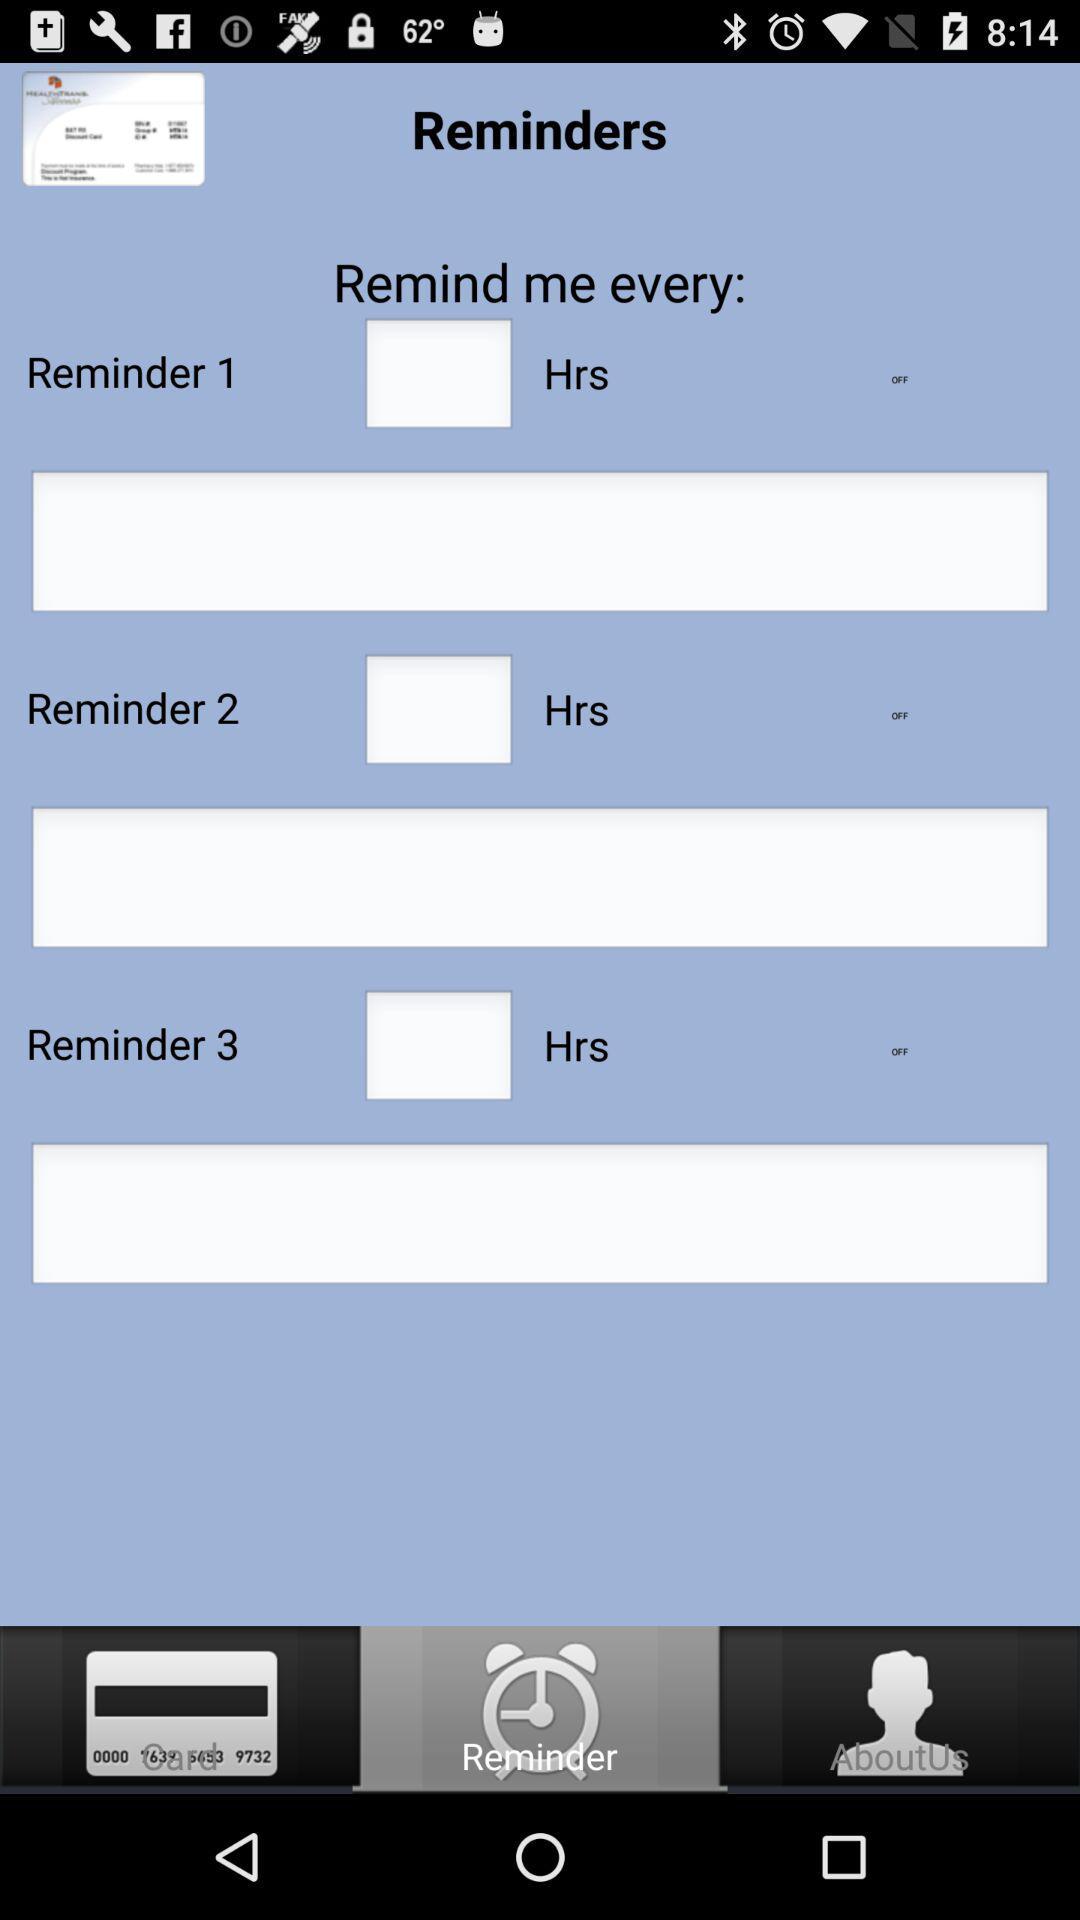 This screenshot has height=1920, width=1080. I want to click on reminder, so click(540, 547).